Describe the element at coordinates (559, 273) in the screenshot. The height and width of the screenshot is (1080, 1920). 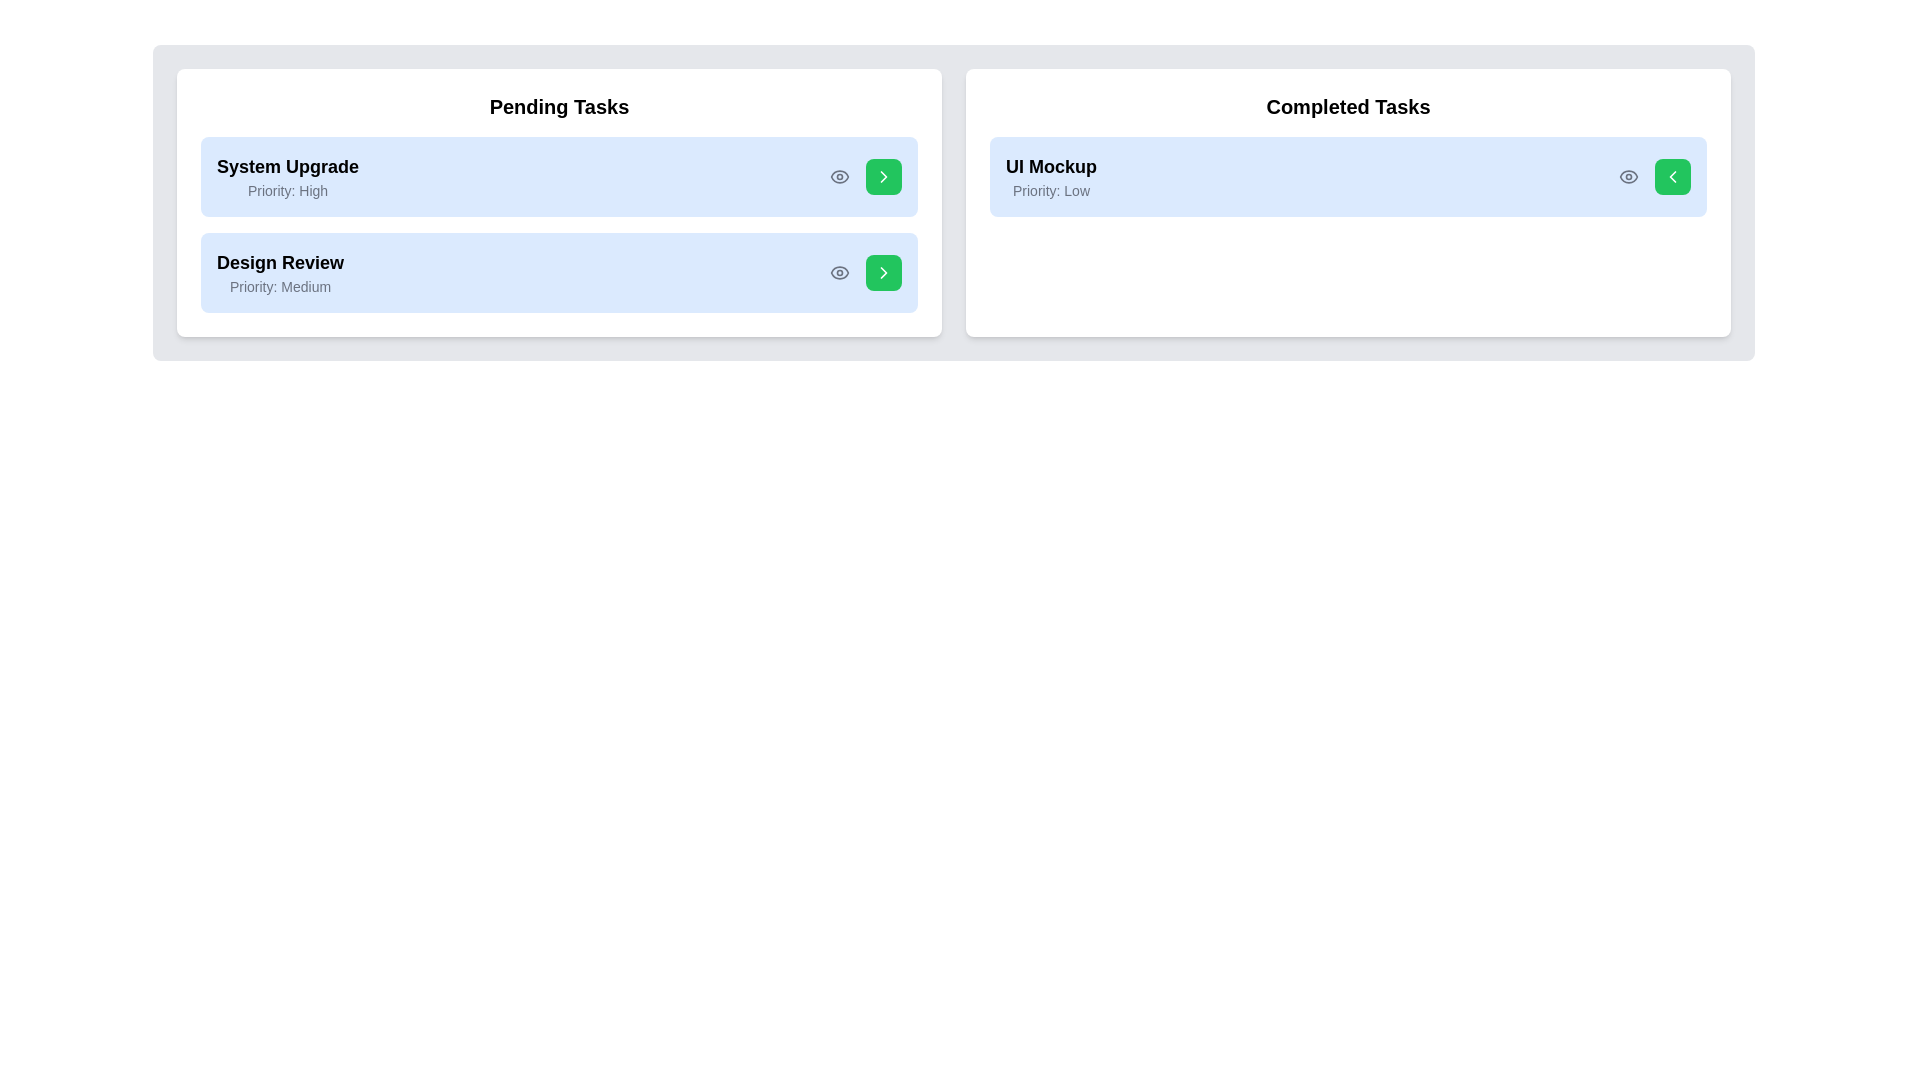
I see `the task 'Design Review' to highlight it` at that location.